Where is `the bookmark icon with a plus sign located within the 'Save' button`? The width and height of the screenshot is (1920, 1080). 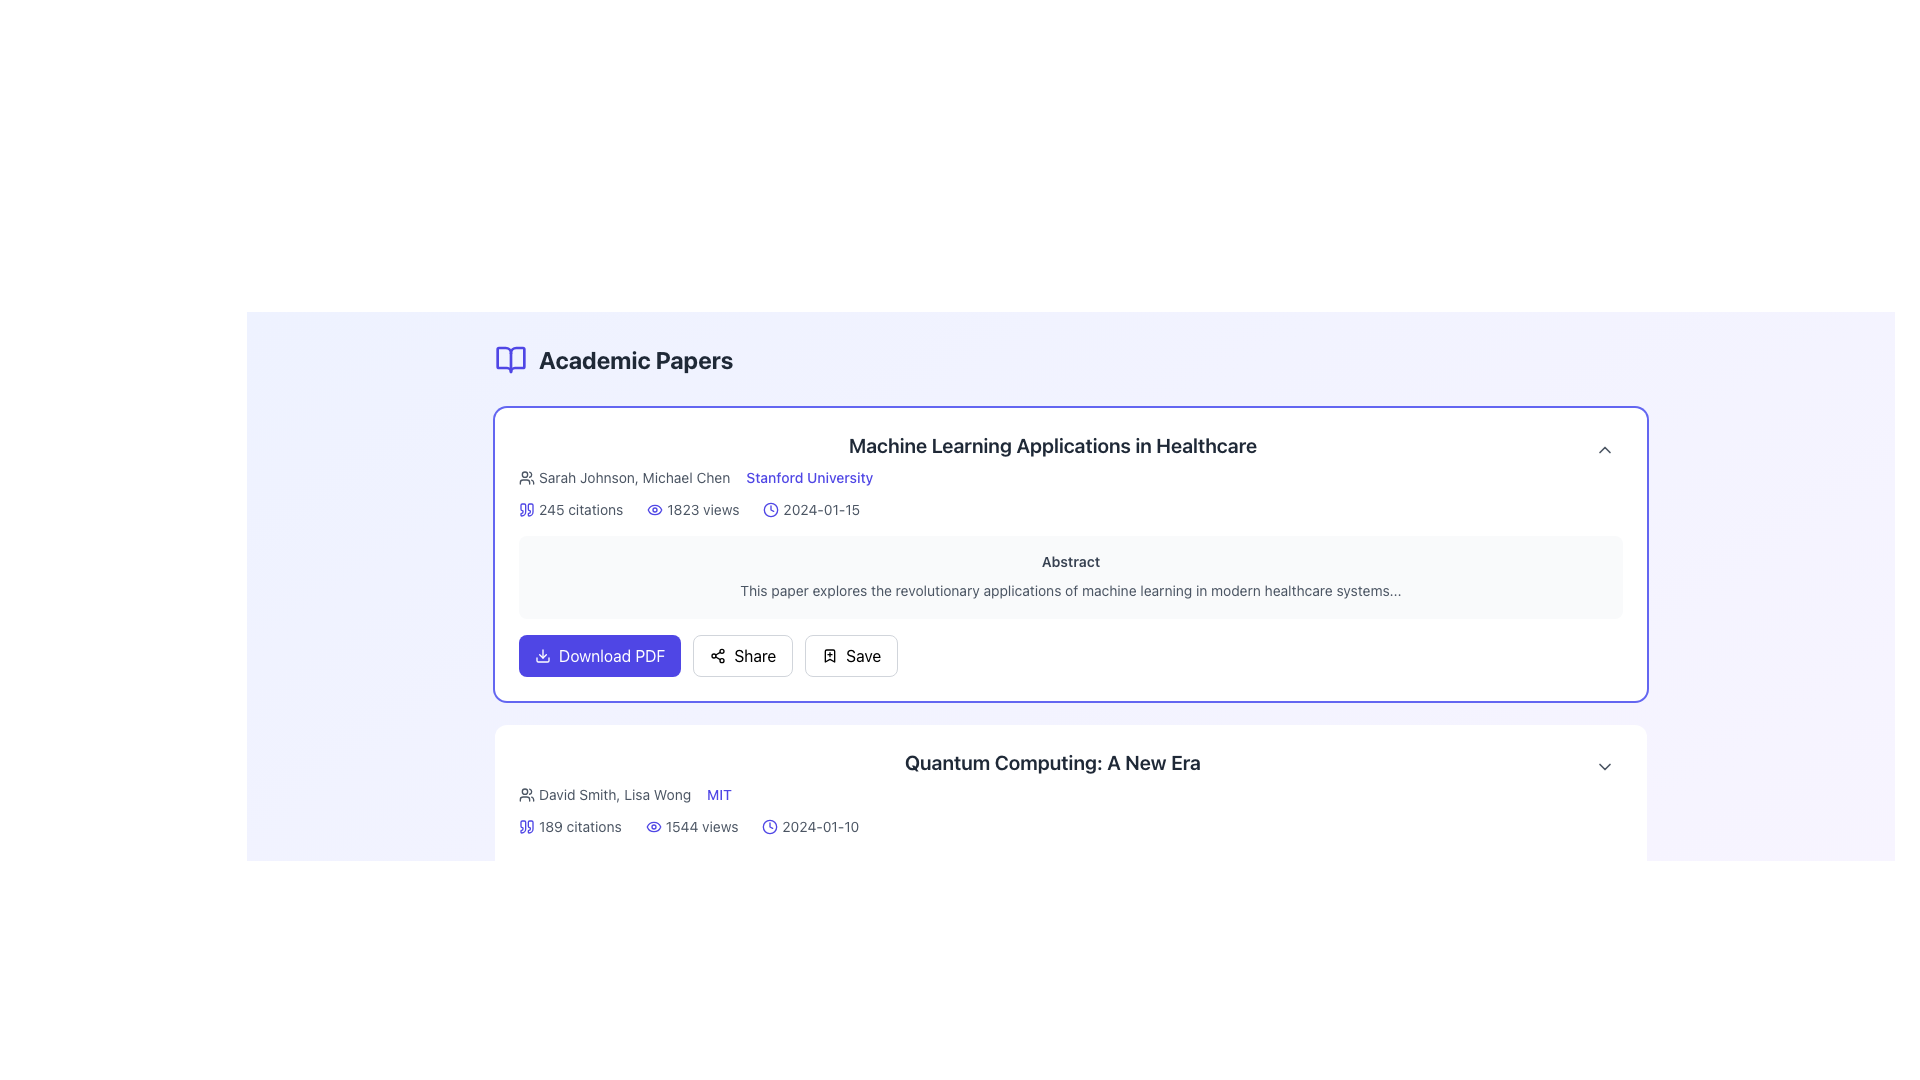
the bookmark icon with a plus sign located within the 'Save' button is located at coordinates (830, 655).